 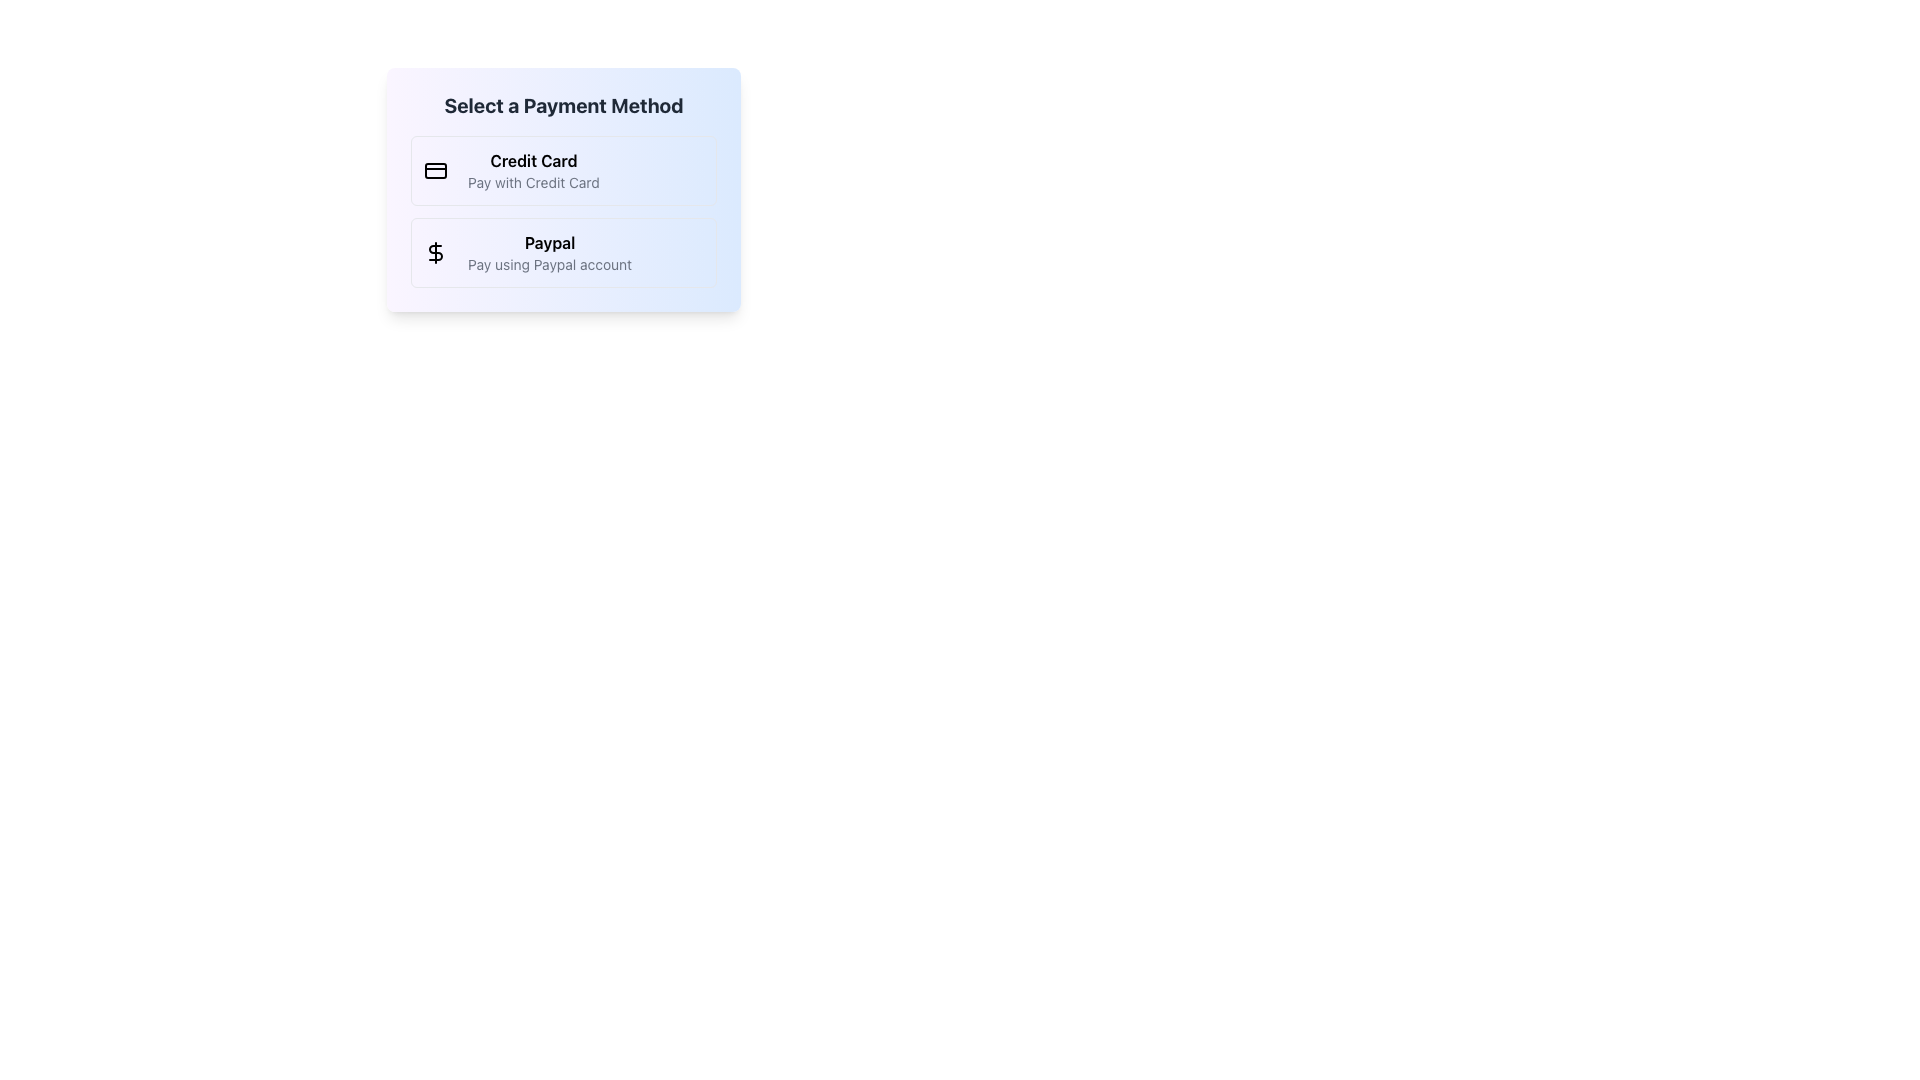 I want to click on the informational text label that provides context for the 'Paypal' payment method option, positioned beneath the bolded 'Paypal' text, so click(x=550, y=264).